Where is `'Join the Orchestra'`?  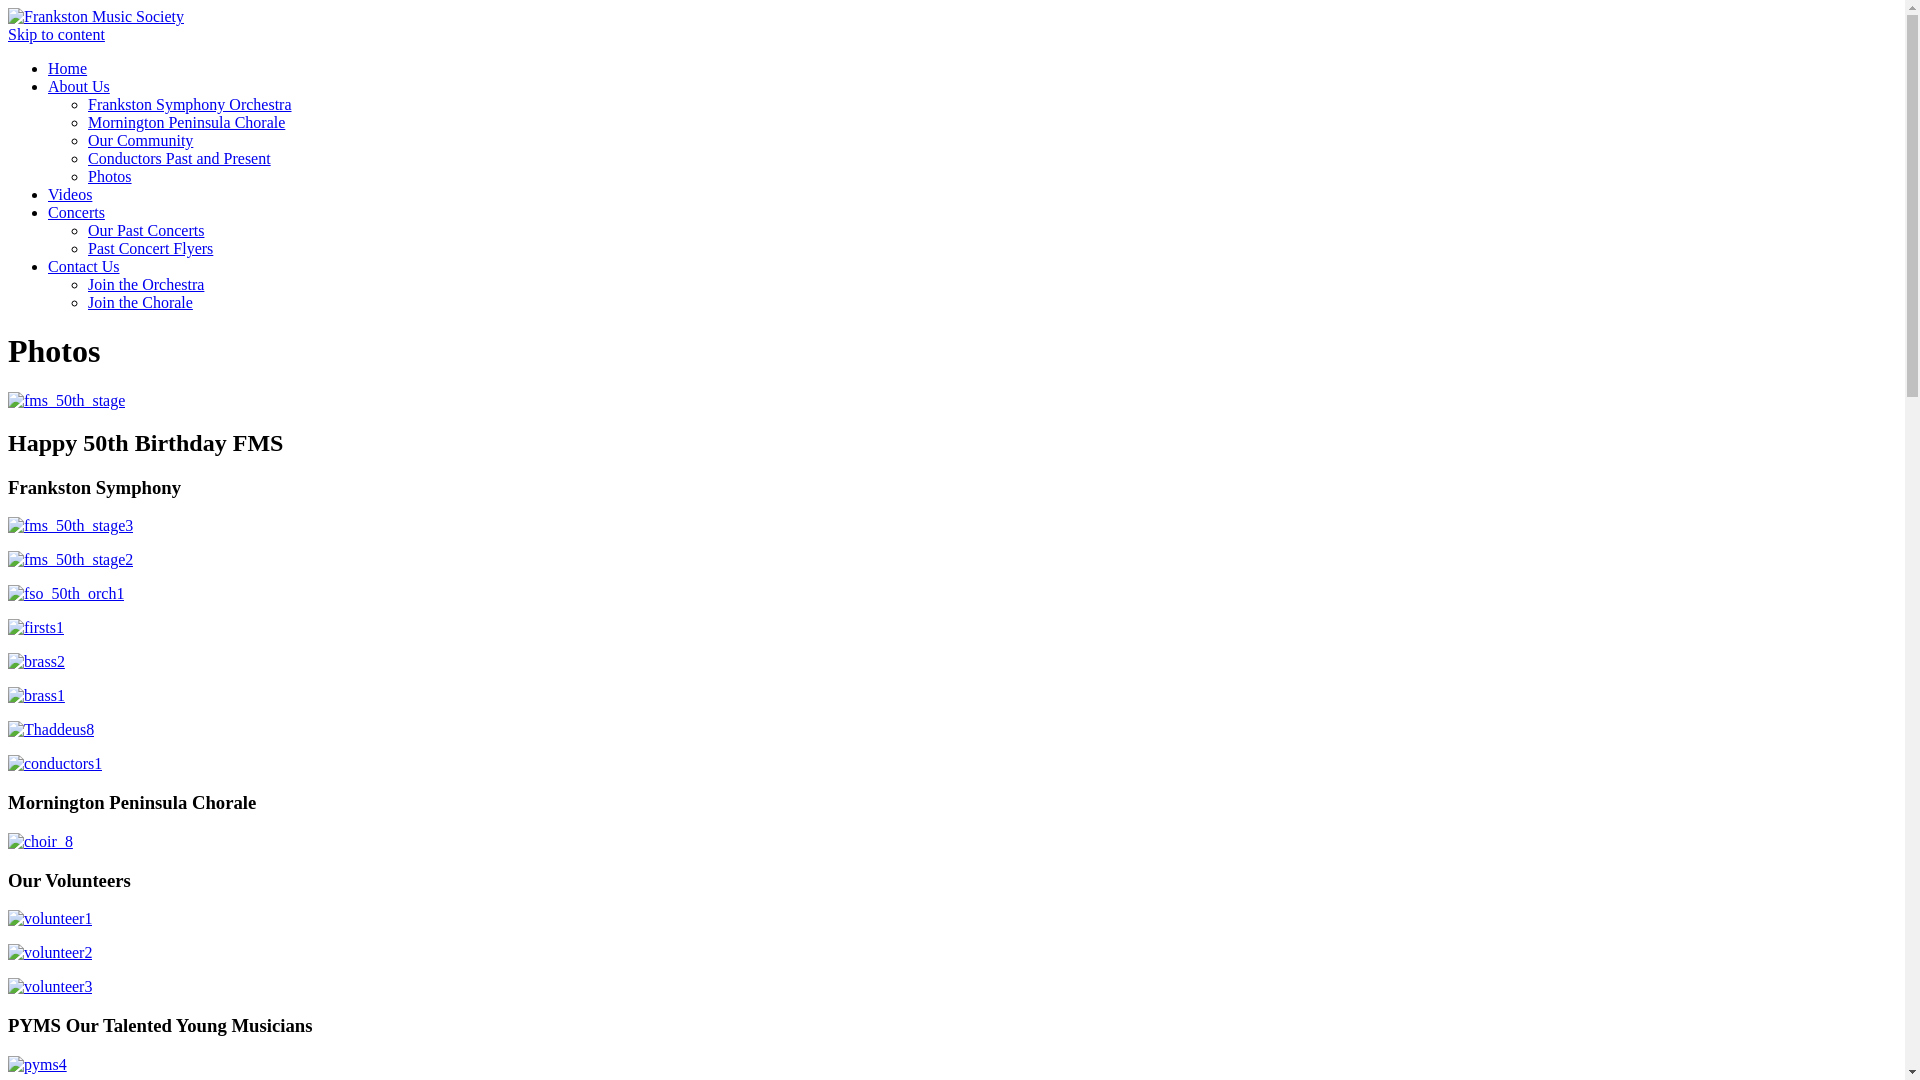 'Join the Orchestra' is located at coordinates (144, 284).